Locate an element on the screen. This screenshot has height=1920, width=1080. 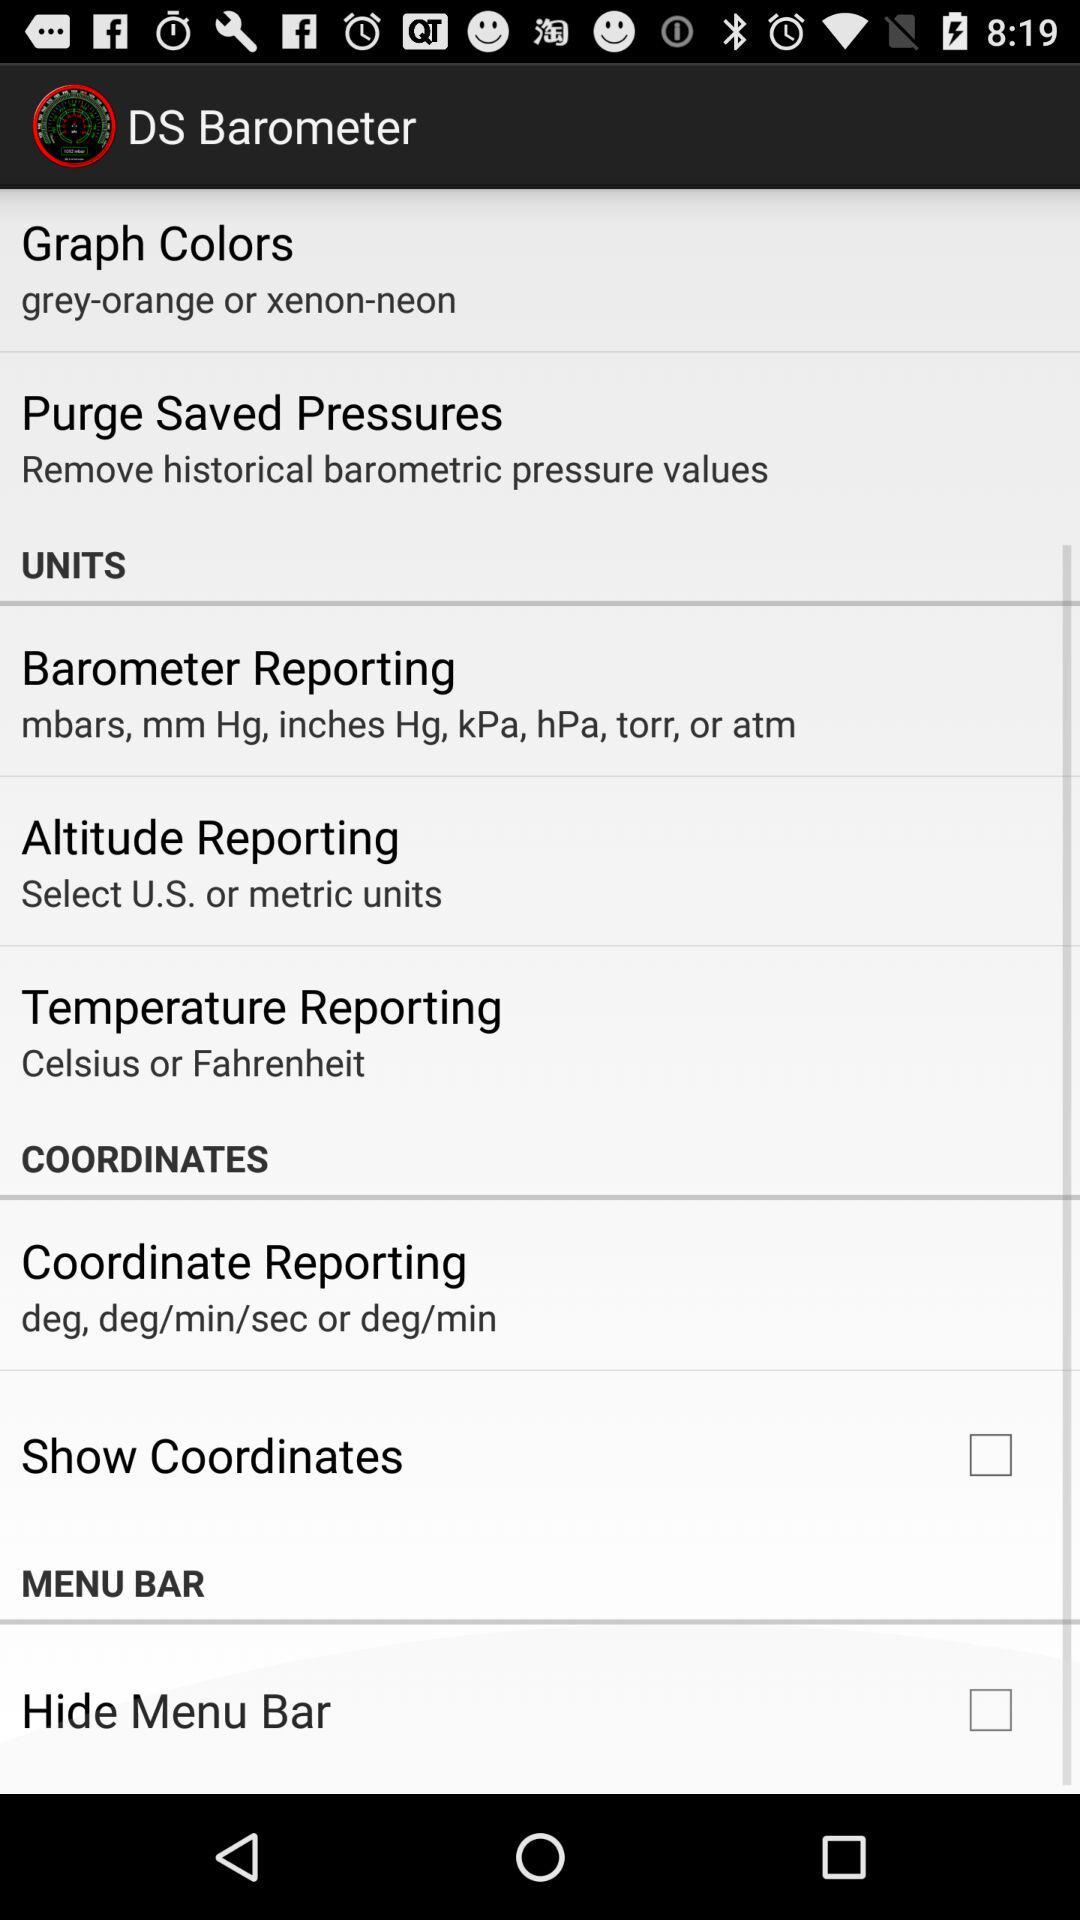
item below coordinates app is located at coordinates (243, 1259).